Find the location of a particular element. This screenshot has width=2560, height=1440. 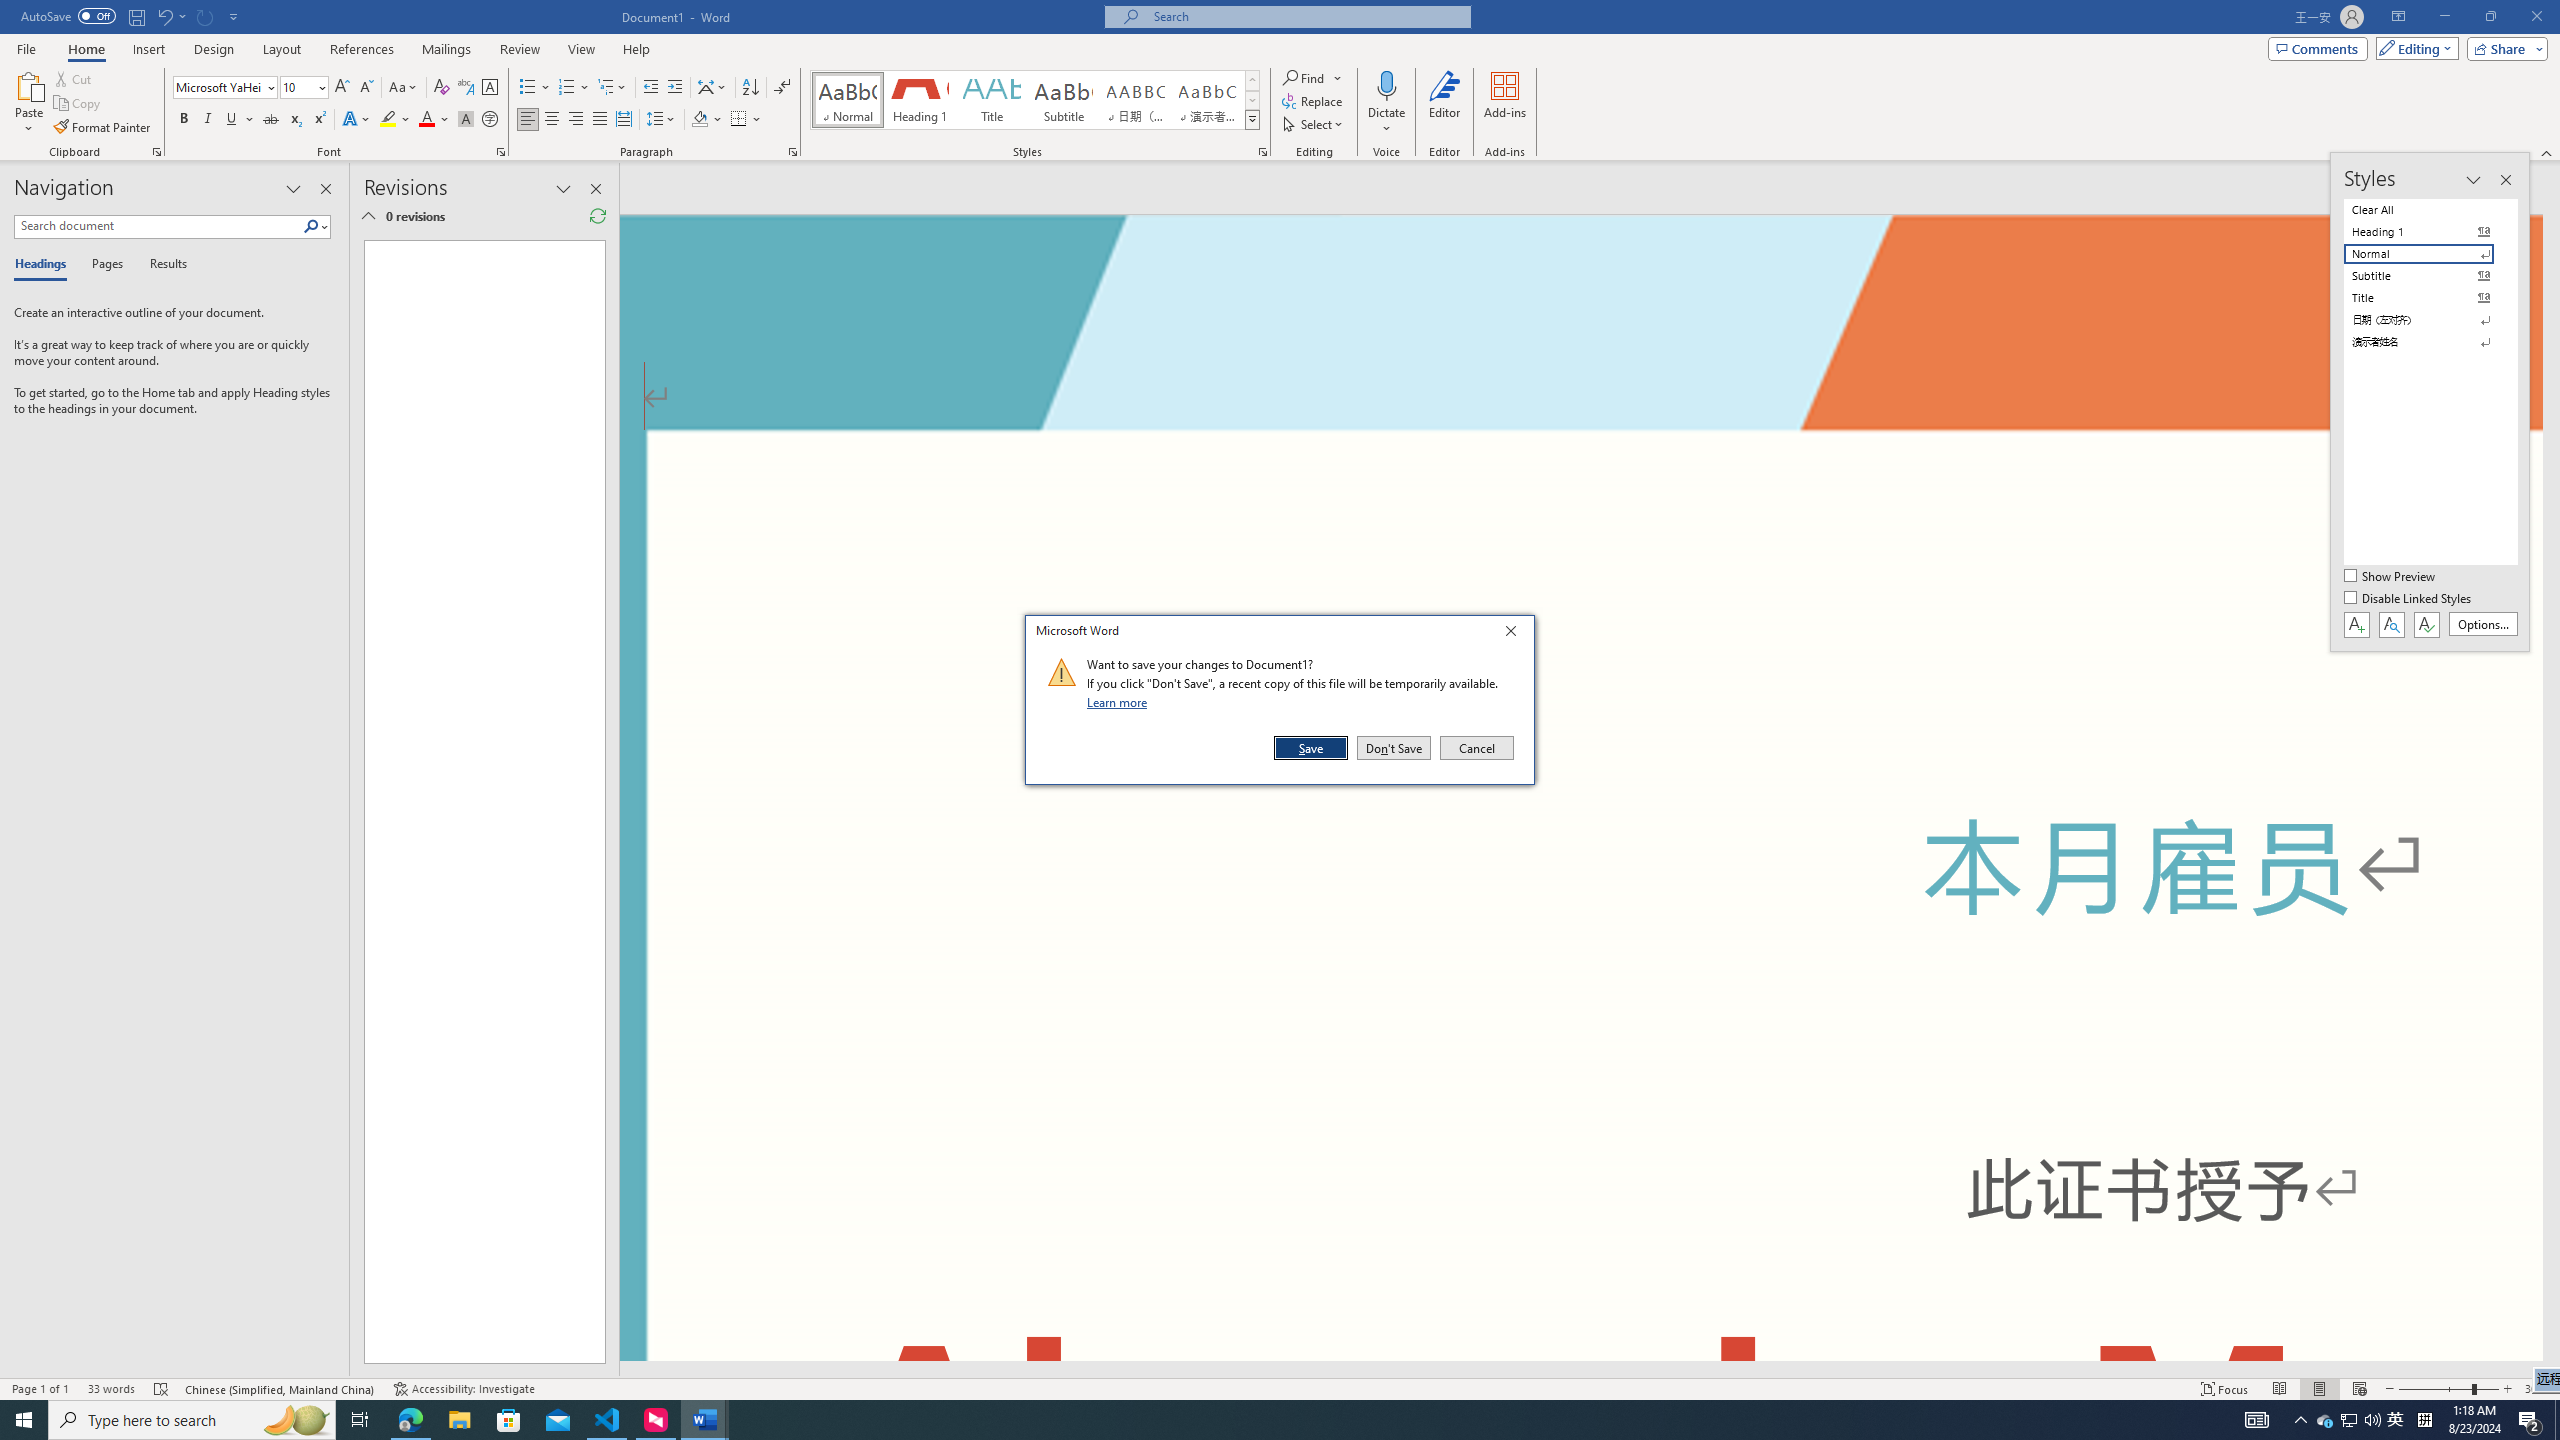

'Justify' is located at coordinates (599, 118).